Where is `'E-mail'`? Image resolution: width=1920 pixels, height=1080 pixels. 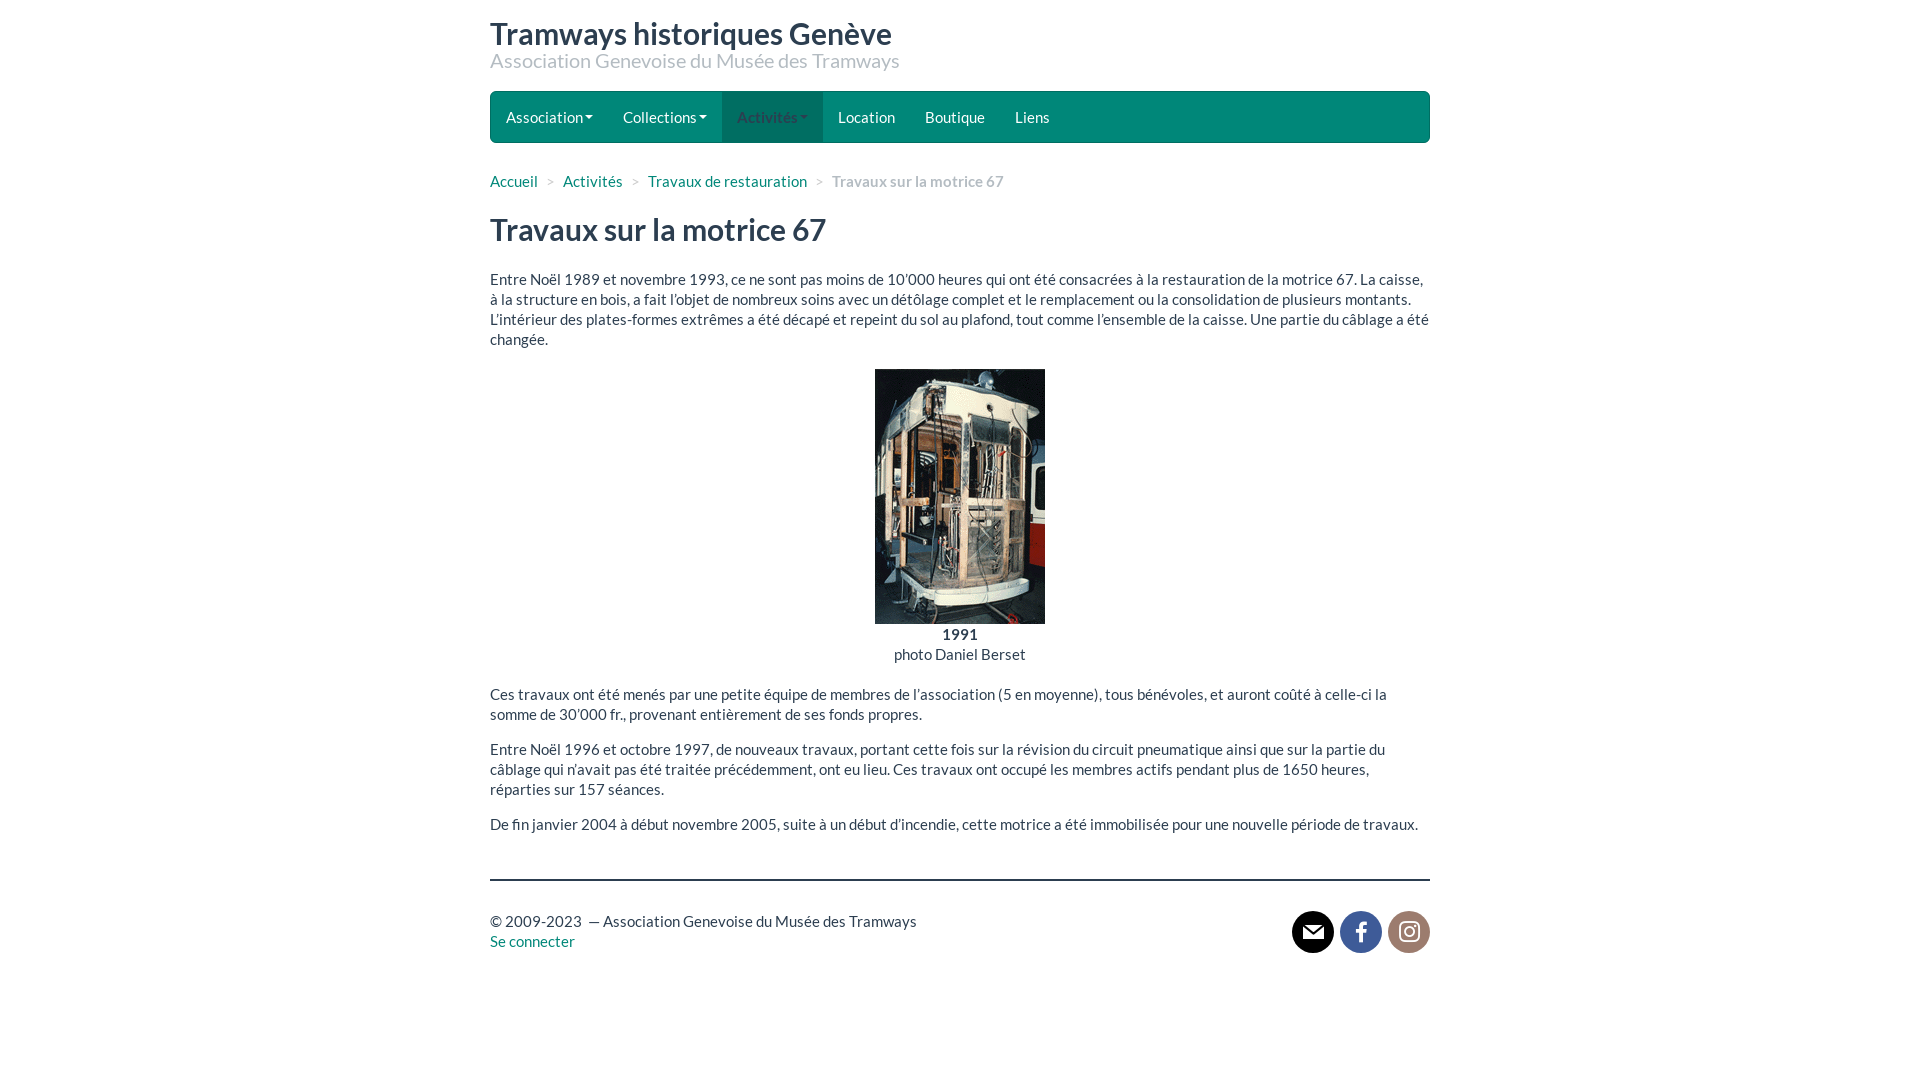 'E-mail' is located at coordinates (1313, 930).